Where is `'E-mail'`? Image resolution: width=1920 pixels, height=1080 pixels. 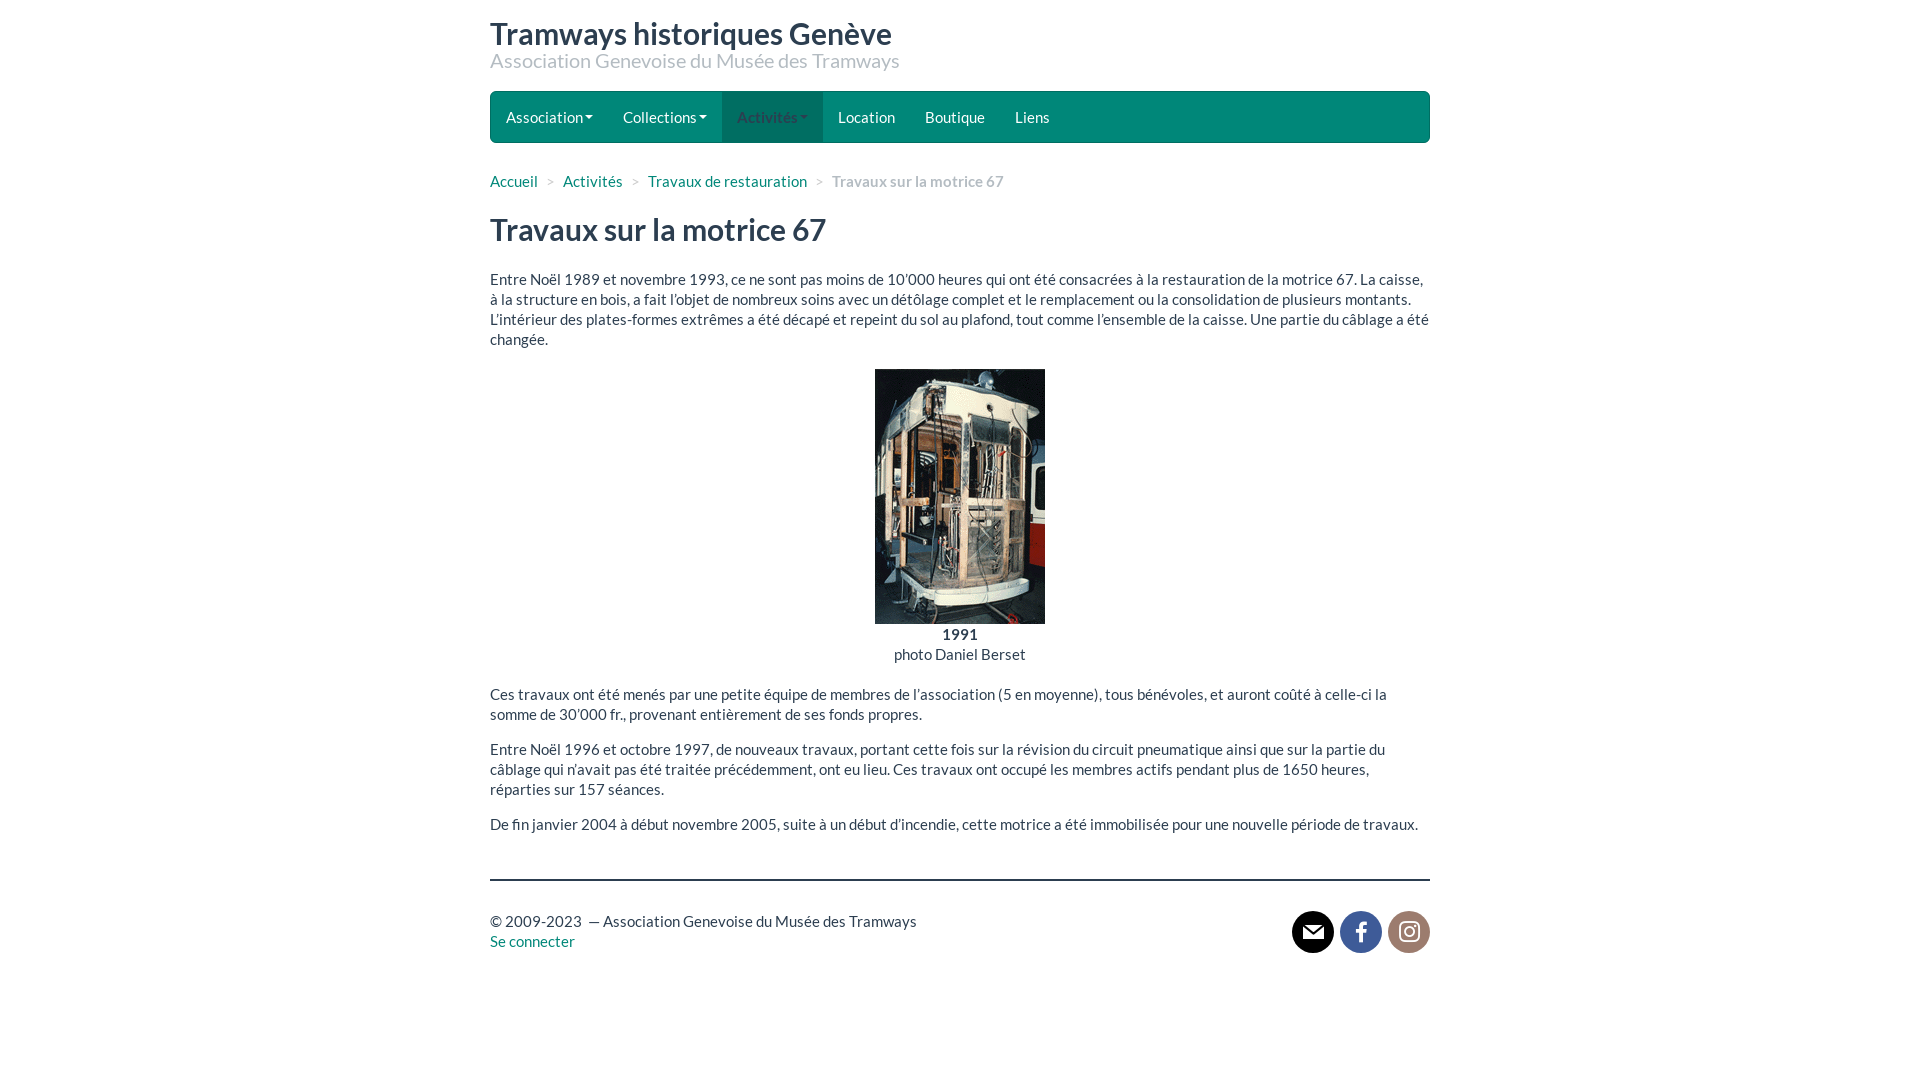 'E-mail' is located at coordinates (1313, 930).